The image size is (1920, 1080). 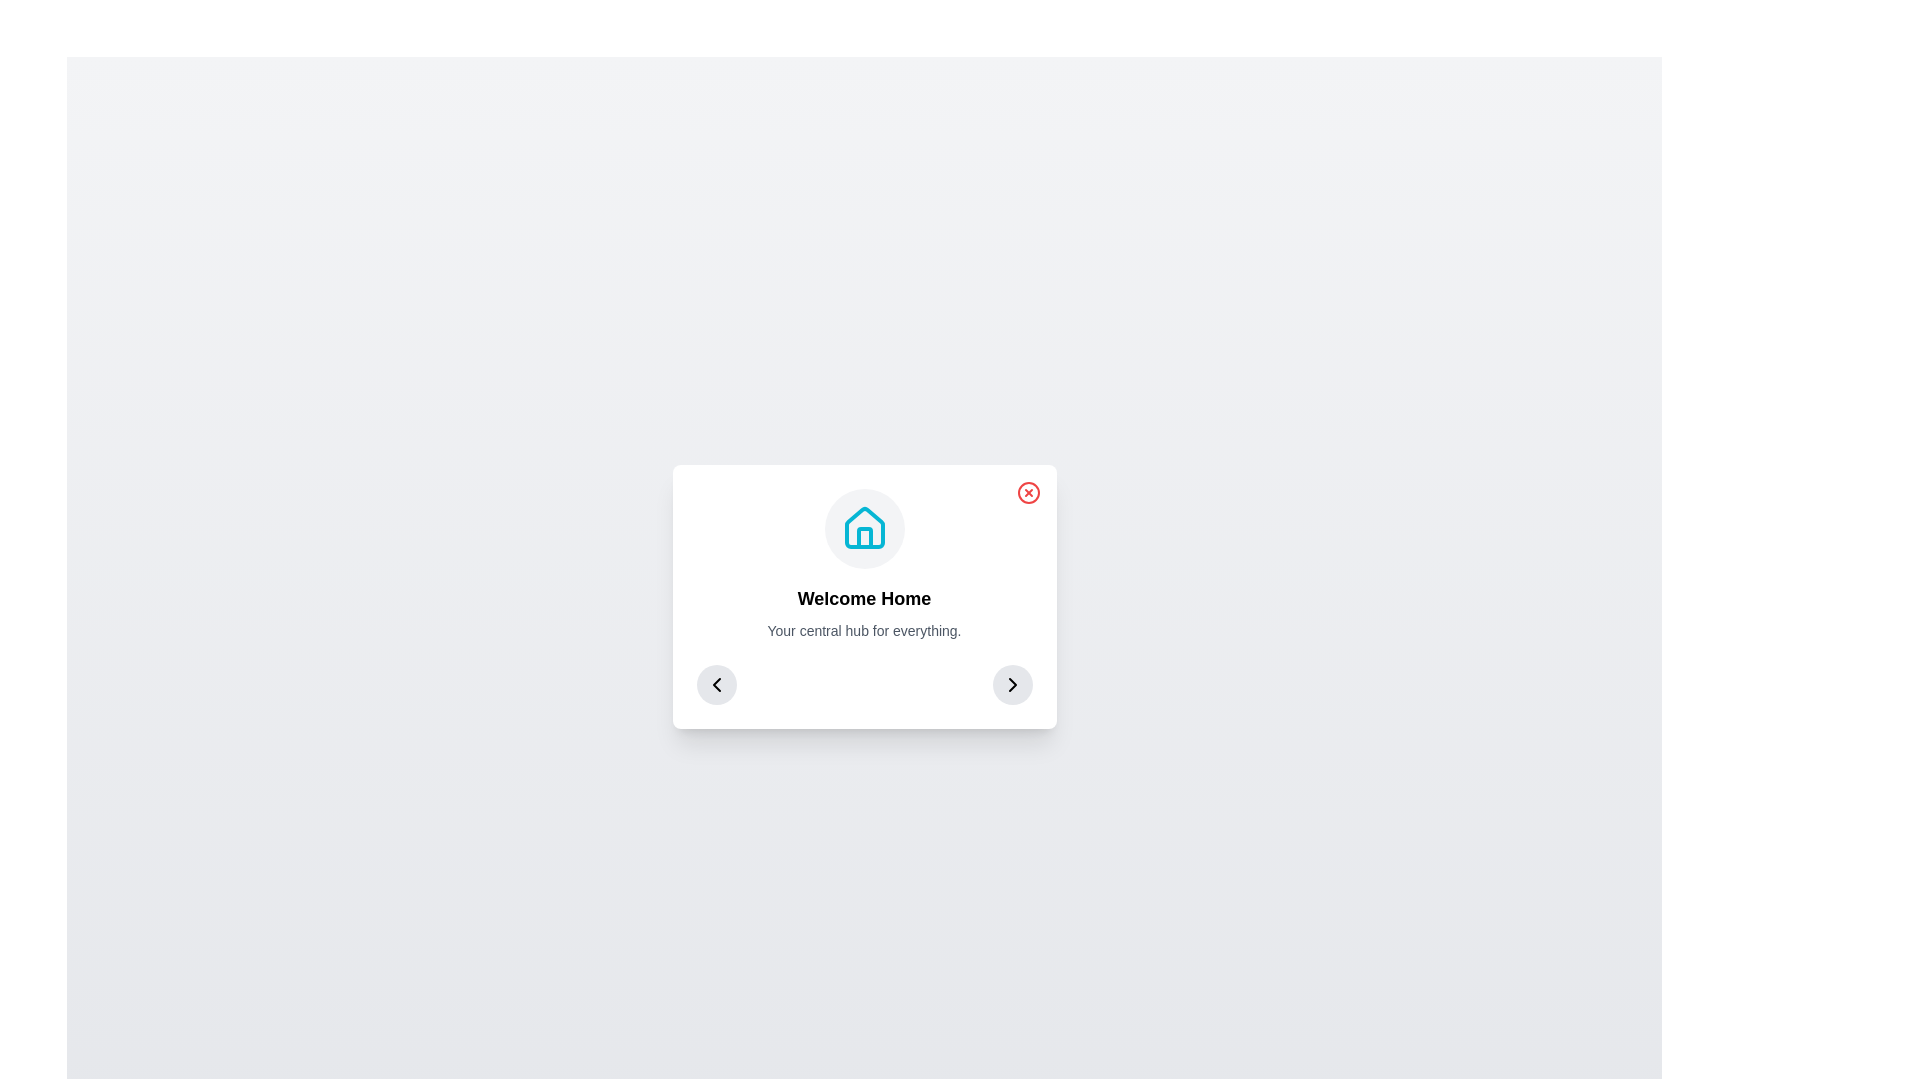 What do you see at coordinates (864, 527) in the screenshot?
I see `the 'home' SVG icon located in the center of the card interface, above the 'Welcome Home' text and its subtitle` at bounding box center [864, 527].